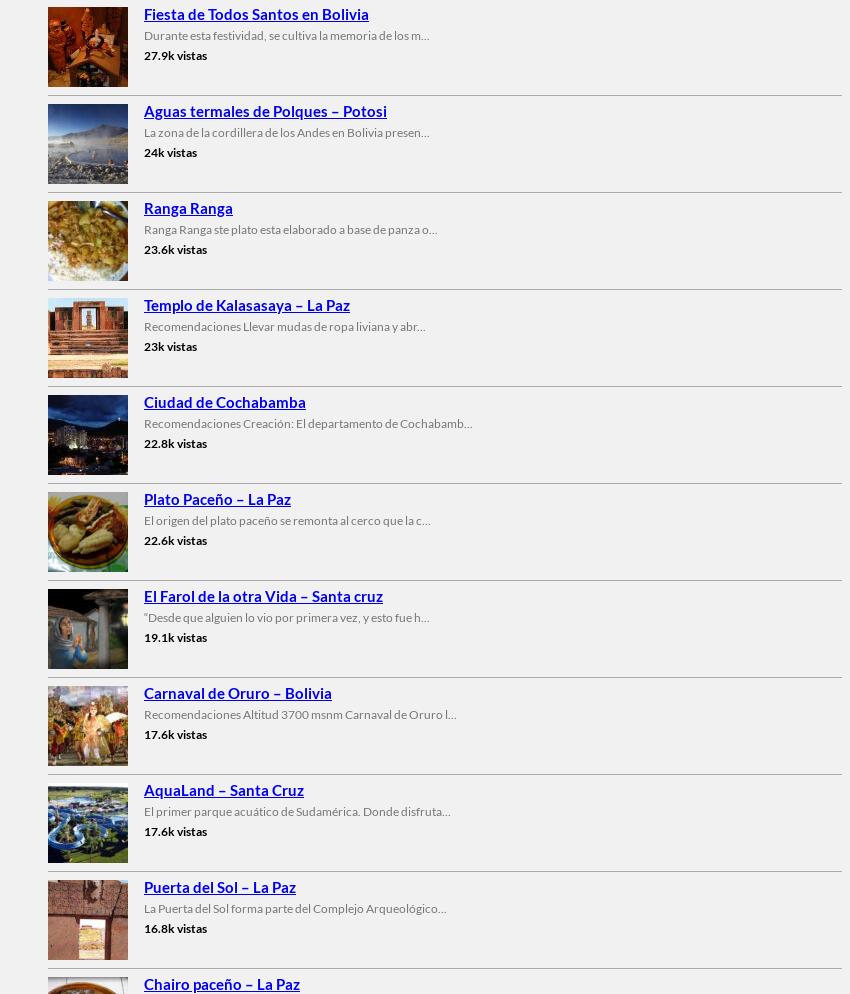 The width and height of the screenshot is (850, 994). What do you see at coordinates (174, 53) in the screenshot?
I see `'27.9k vistas'` at bounding box center [174, 53].